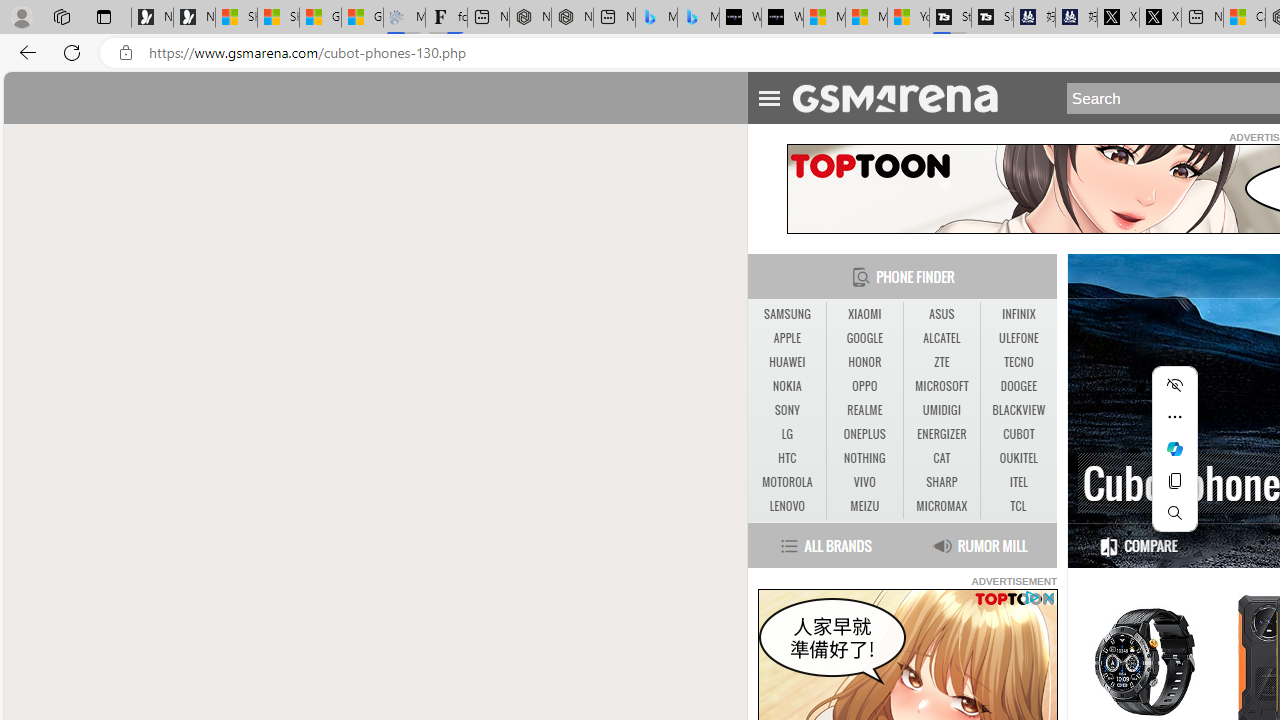 The height and width of the screenshot is (720, 1280). Describe the element at coordinates (278, 17) in the screenshot. I see `'Shanghai, China weather forecast | Microsoft Weather'` at that location.